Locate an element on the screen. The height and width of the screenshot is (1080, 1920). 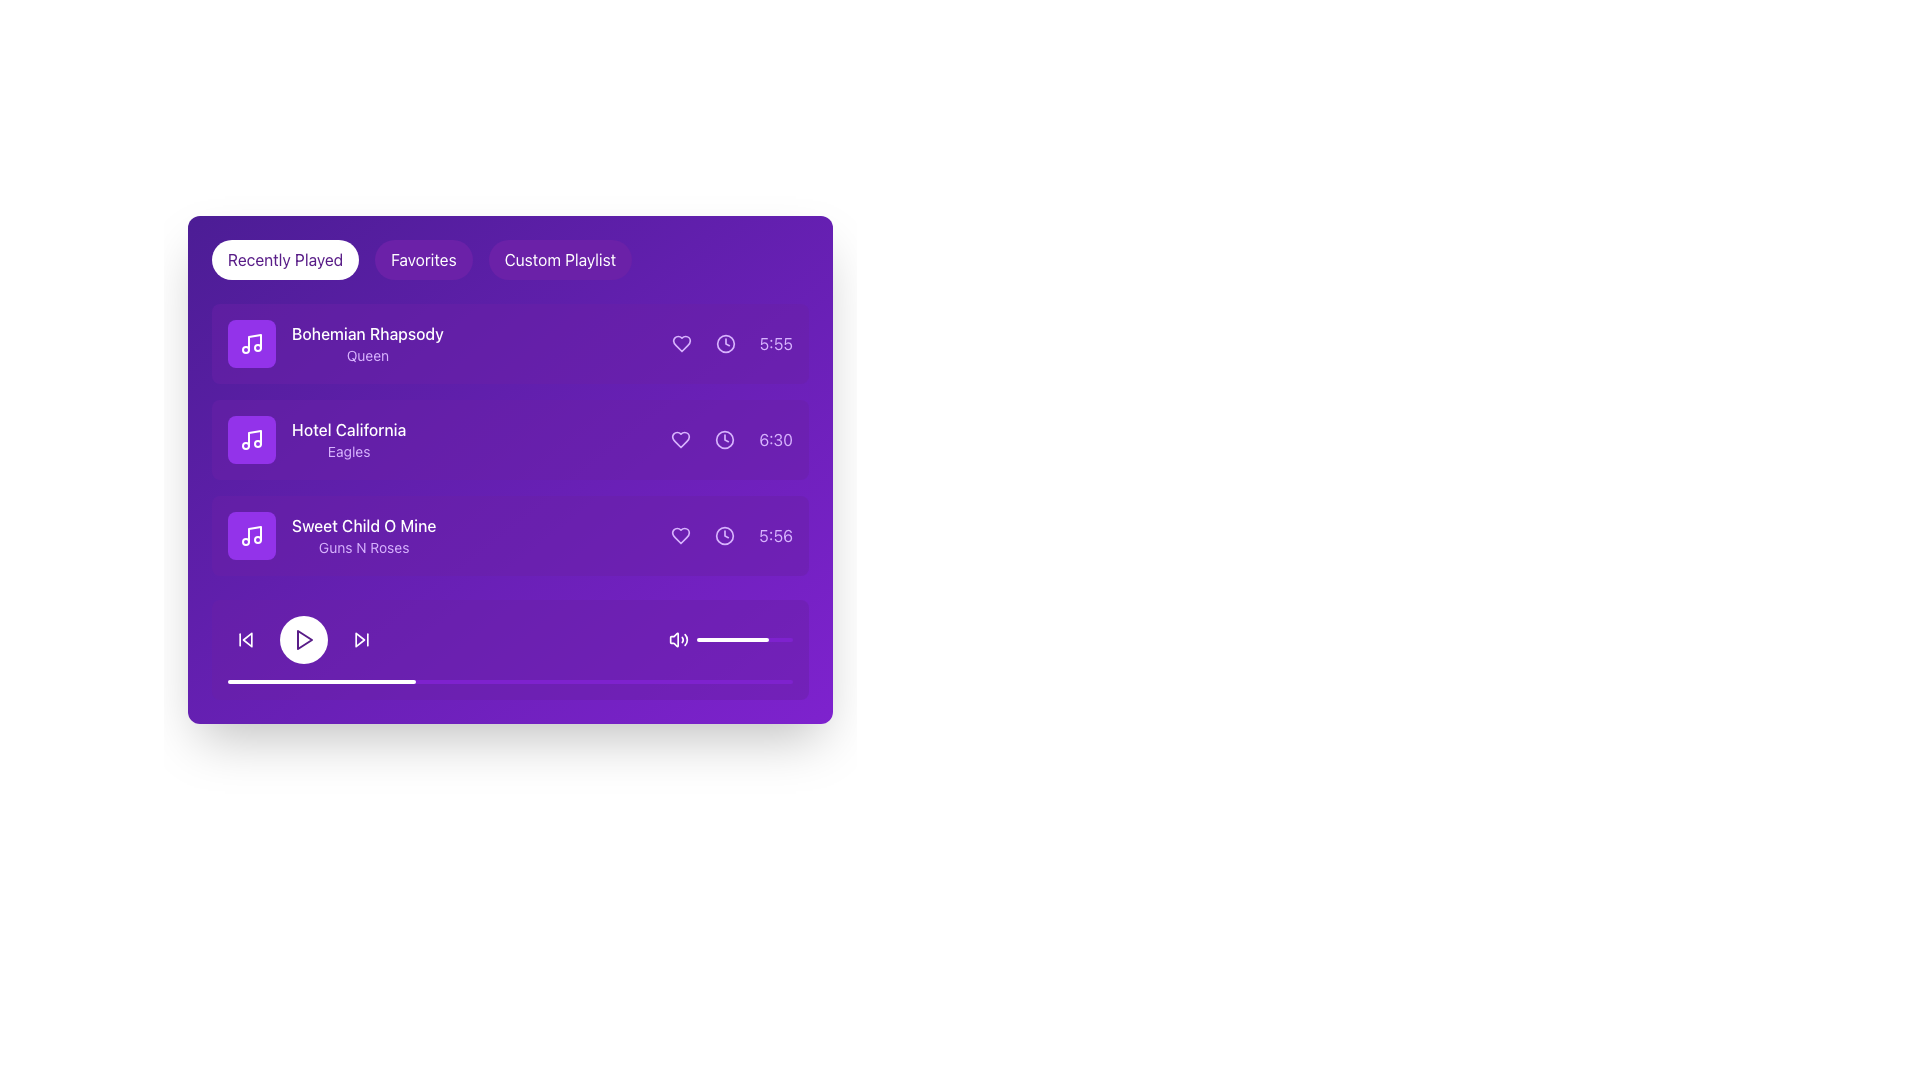
the music note icon contained within a purple square background, which is the second icon in the vertical list next to the song entry 'Hotel California' by the Eagles is located at coordinates (251, 438).